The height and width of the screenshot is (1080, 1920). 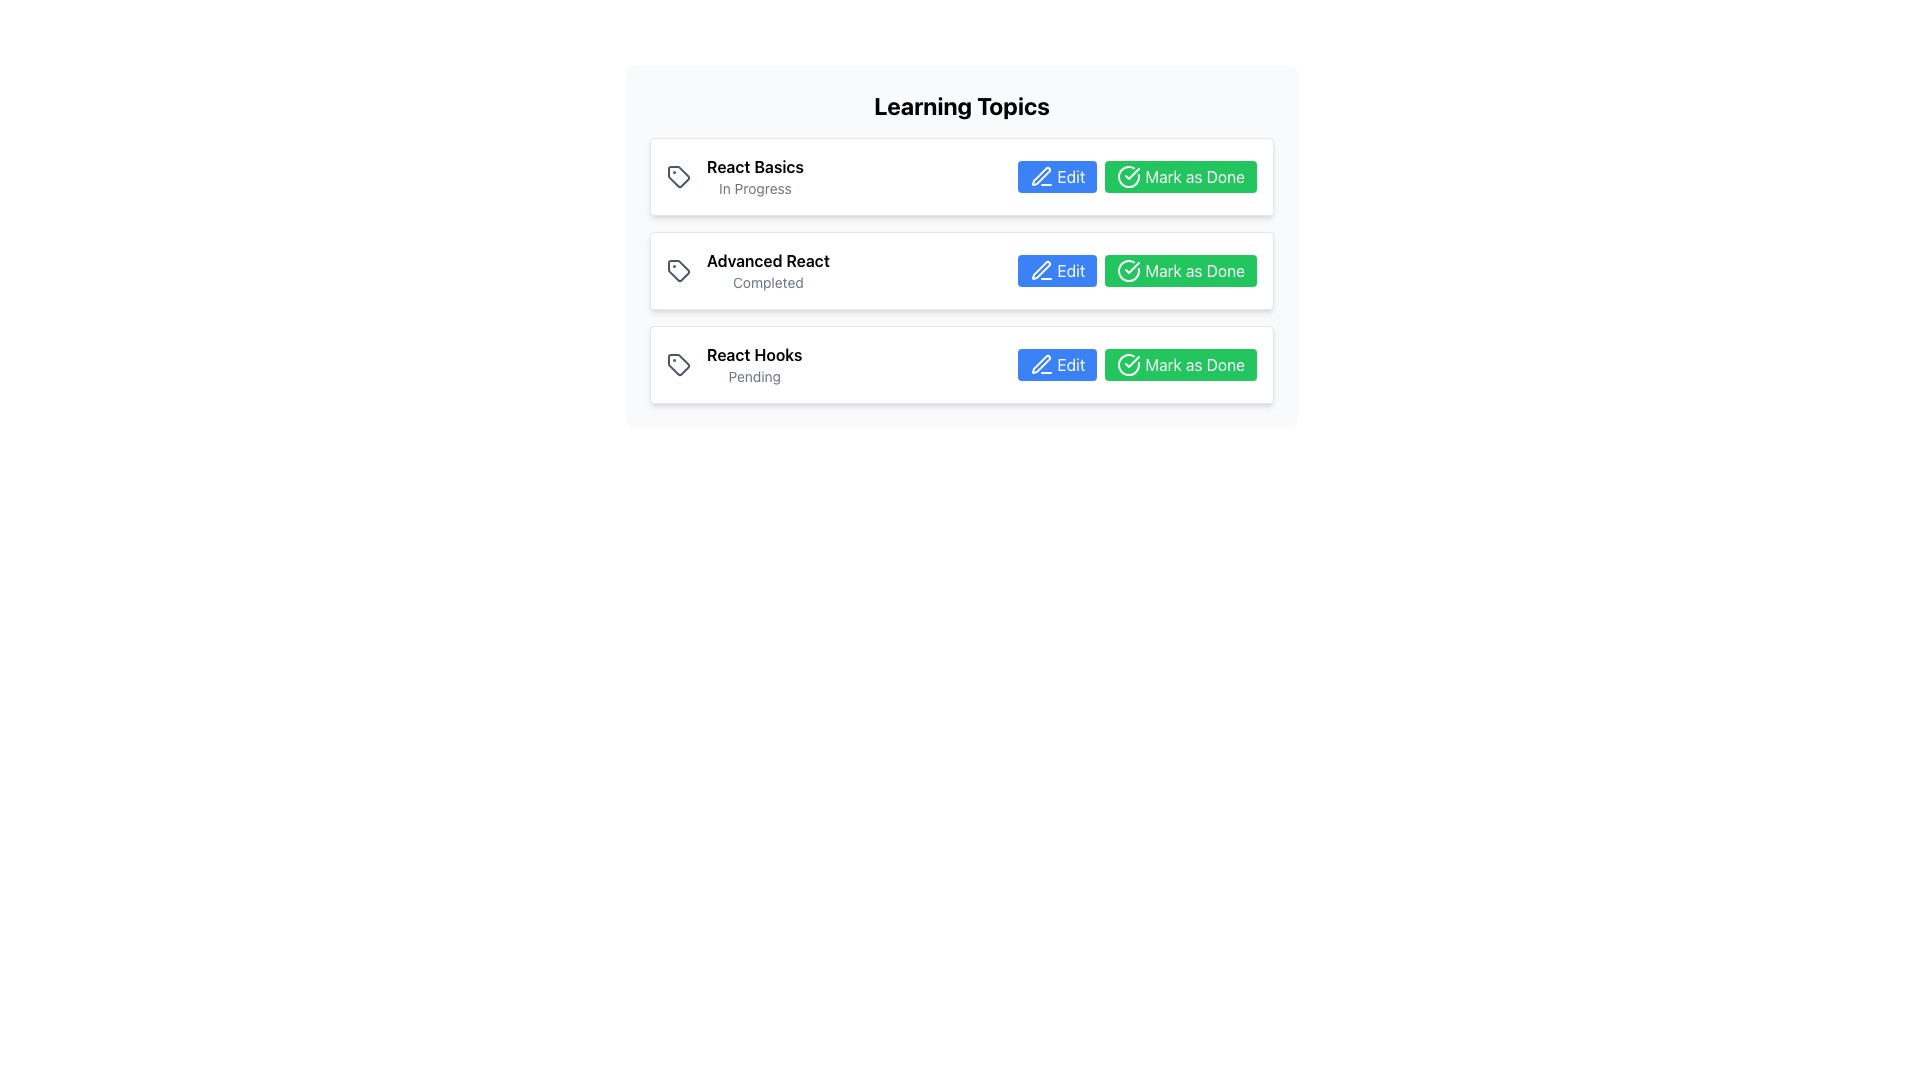 I want to click on the first icon indicating the 'React Hooks' topic, which is positioned to the left of the topic title in the UI, so click(x=678, y=365).